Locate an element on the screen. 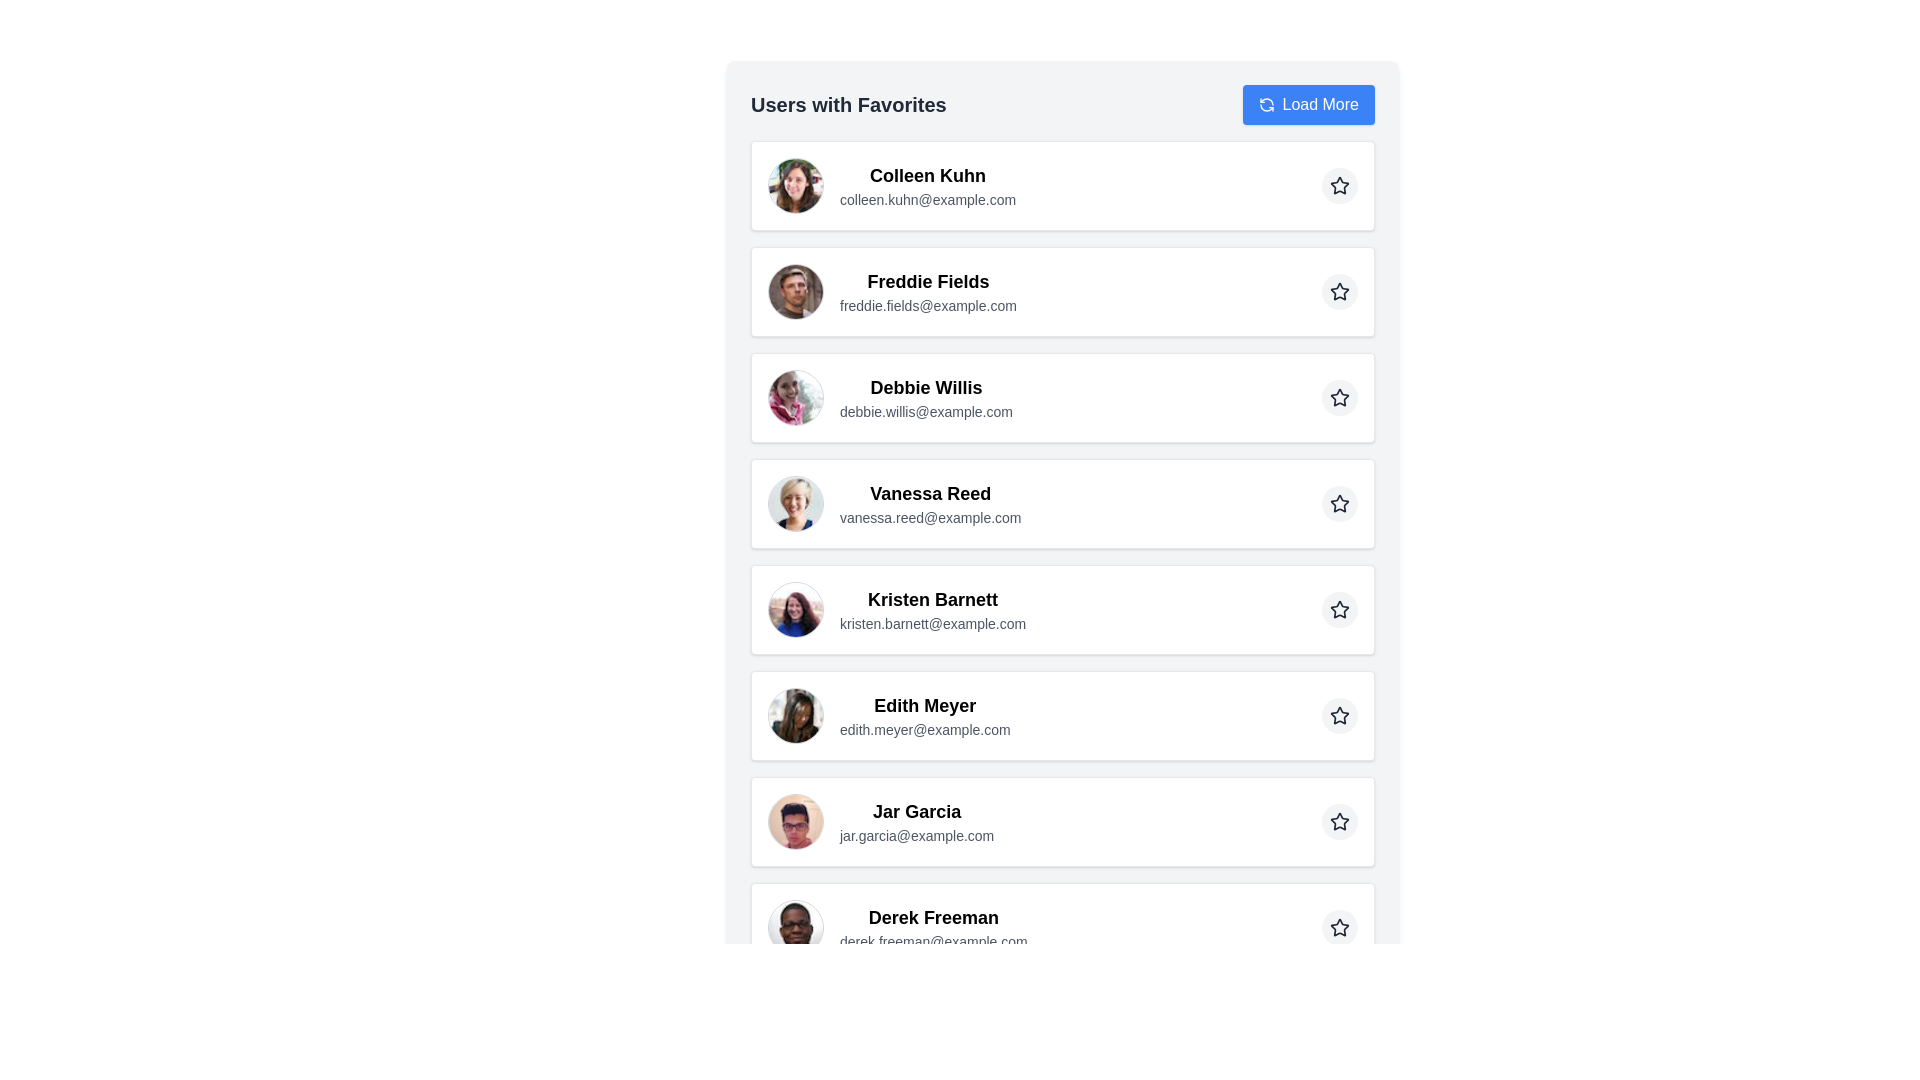 The image size is (1920, 1080). the star-shaped icon within the circular button associated with 'Kristen Barnett (kristen.barnett@example.com)' is located at coordinates (1339, 608).